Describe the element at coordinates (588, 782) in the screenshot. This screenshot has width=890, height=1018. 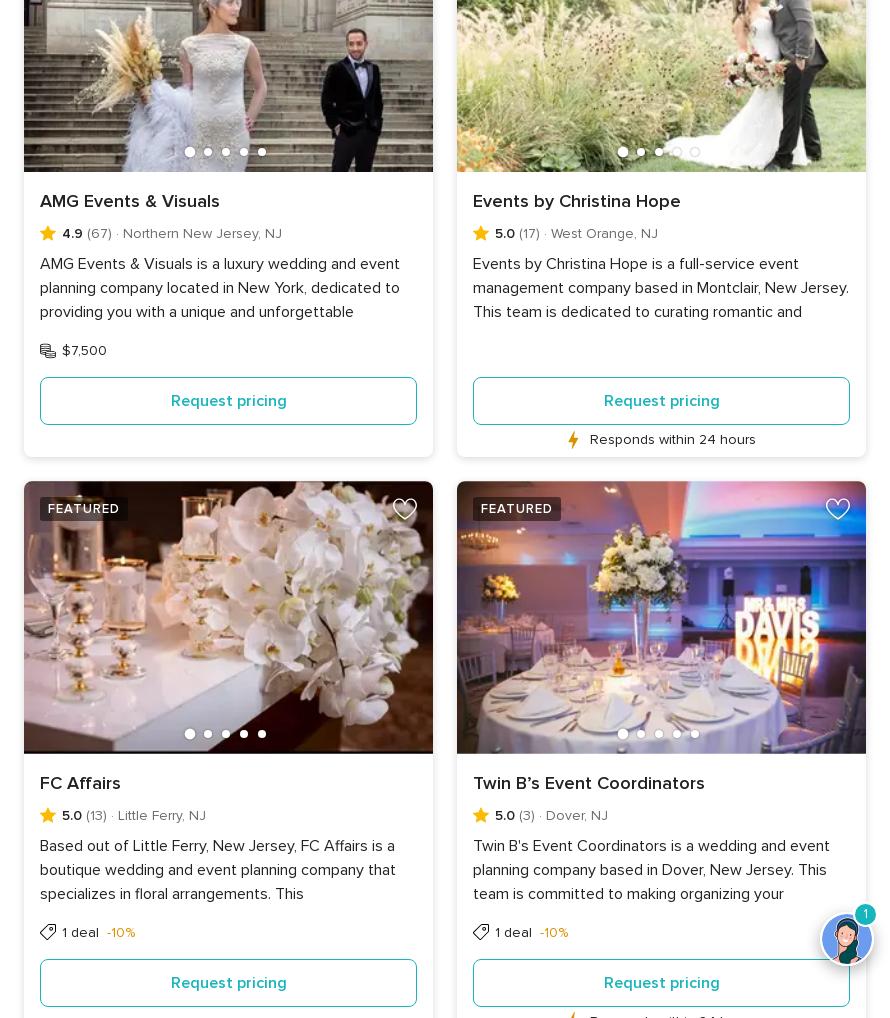
I see `'Twin B’s Event Coordinators'` at that location.